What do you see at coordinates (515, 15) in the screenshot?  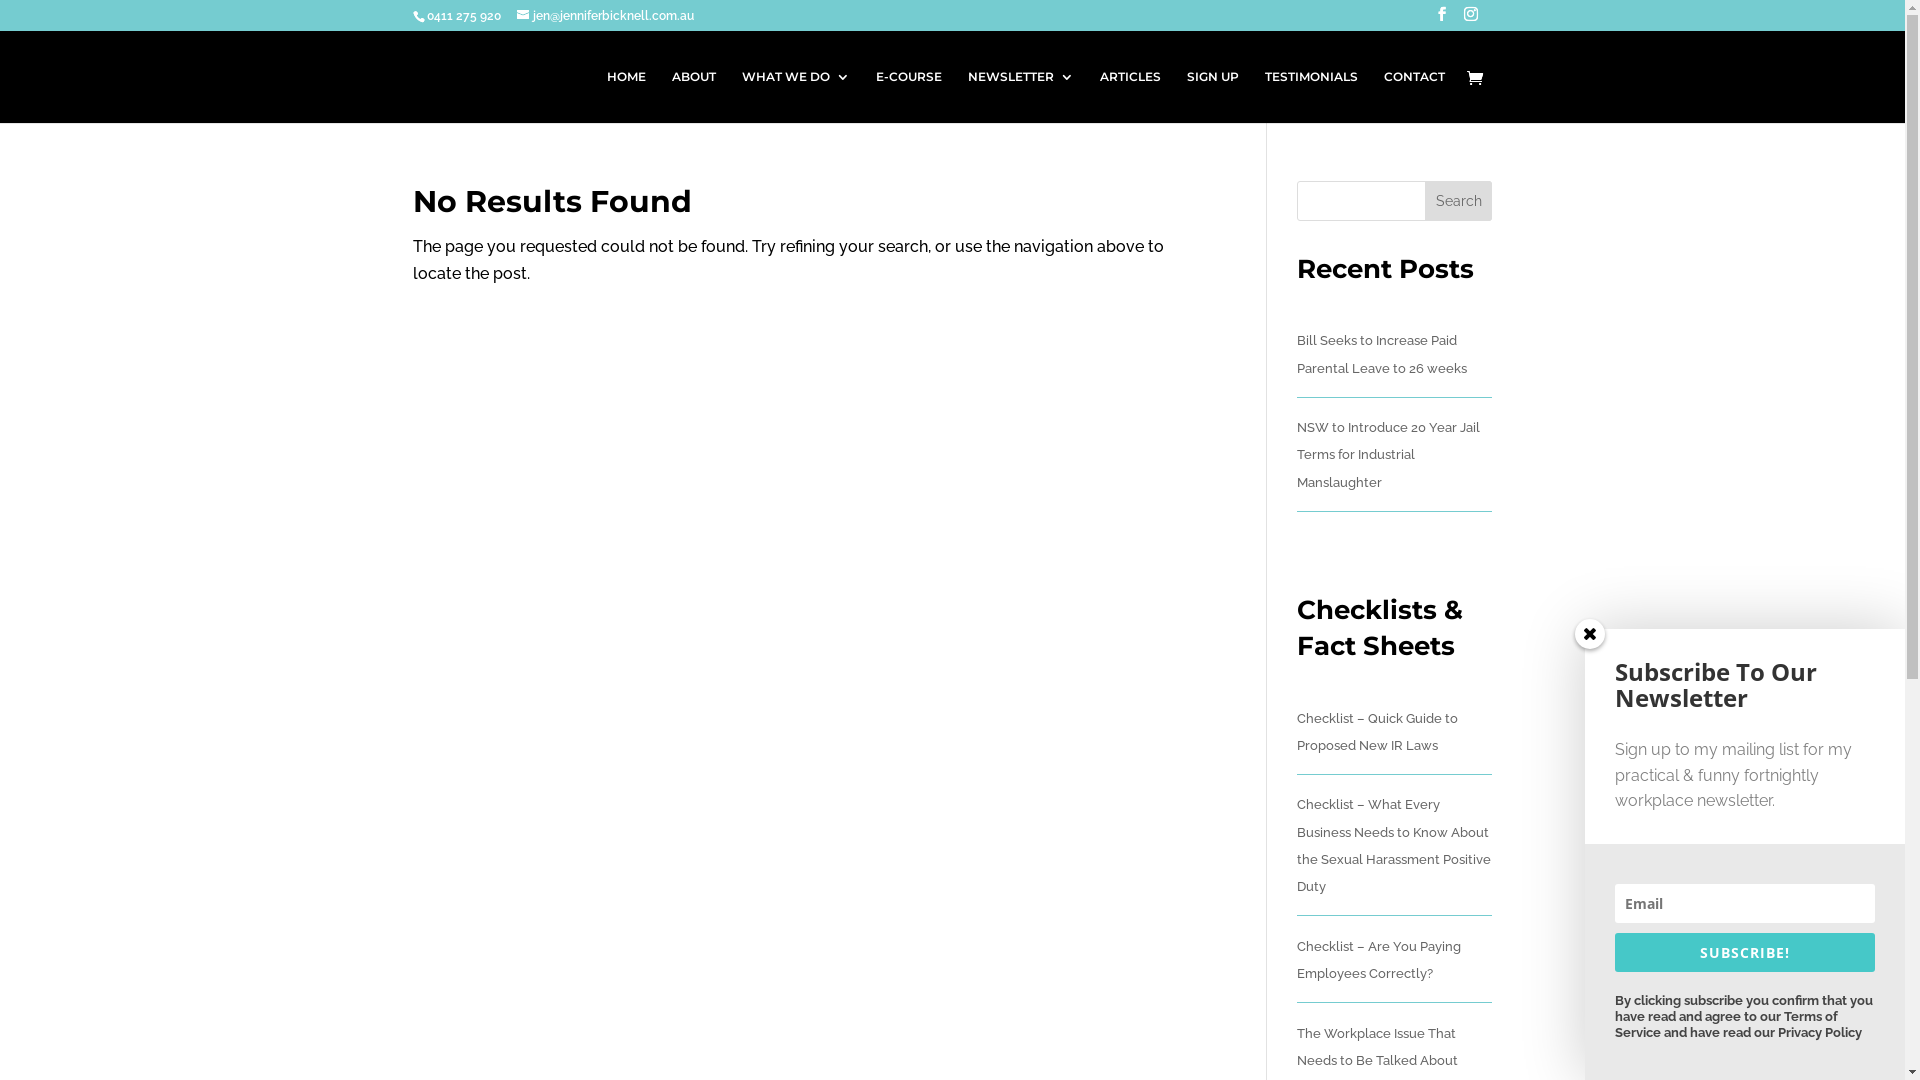 I see `'jen@jenniferbicknell.com.au'` at bounding box center [515, 15].